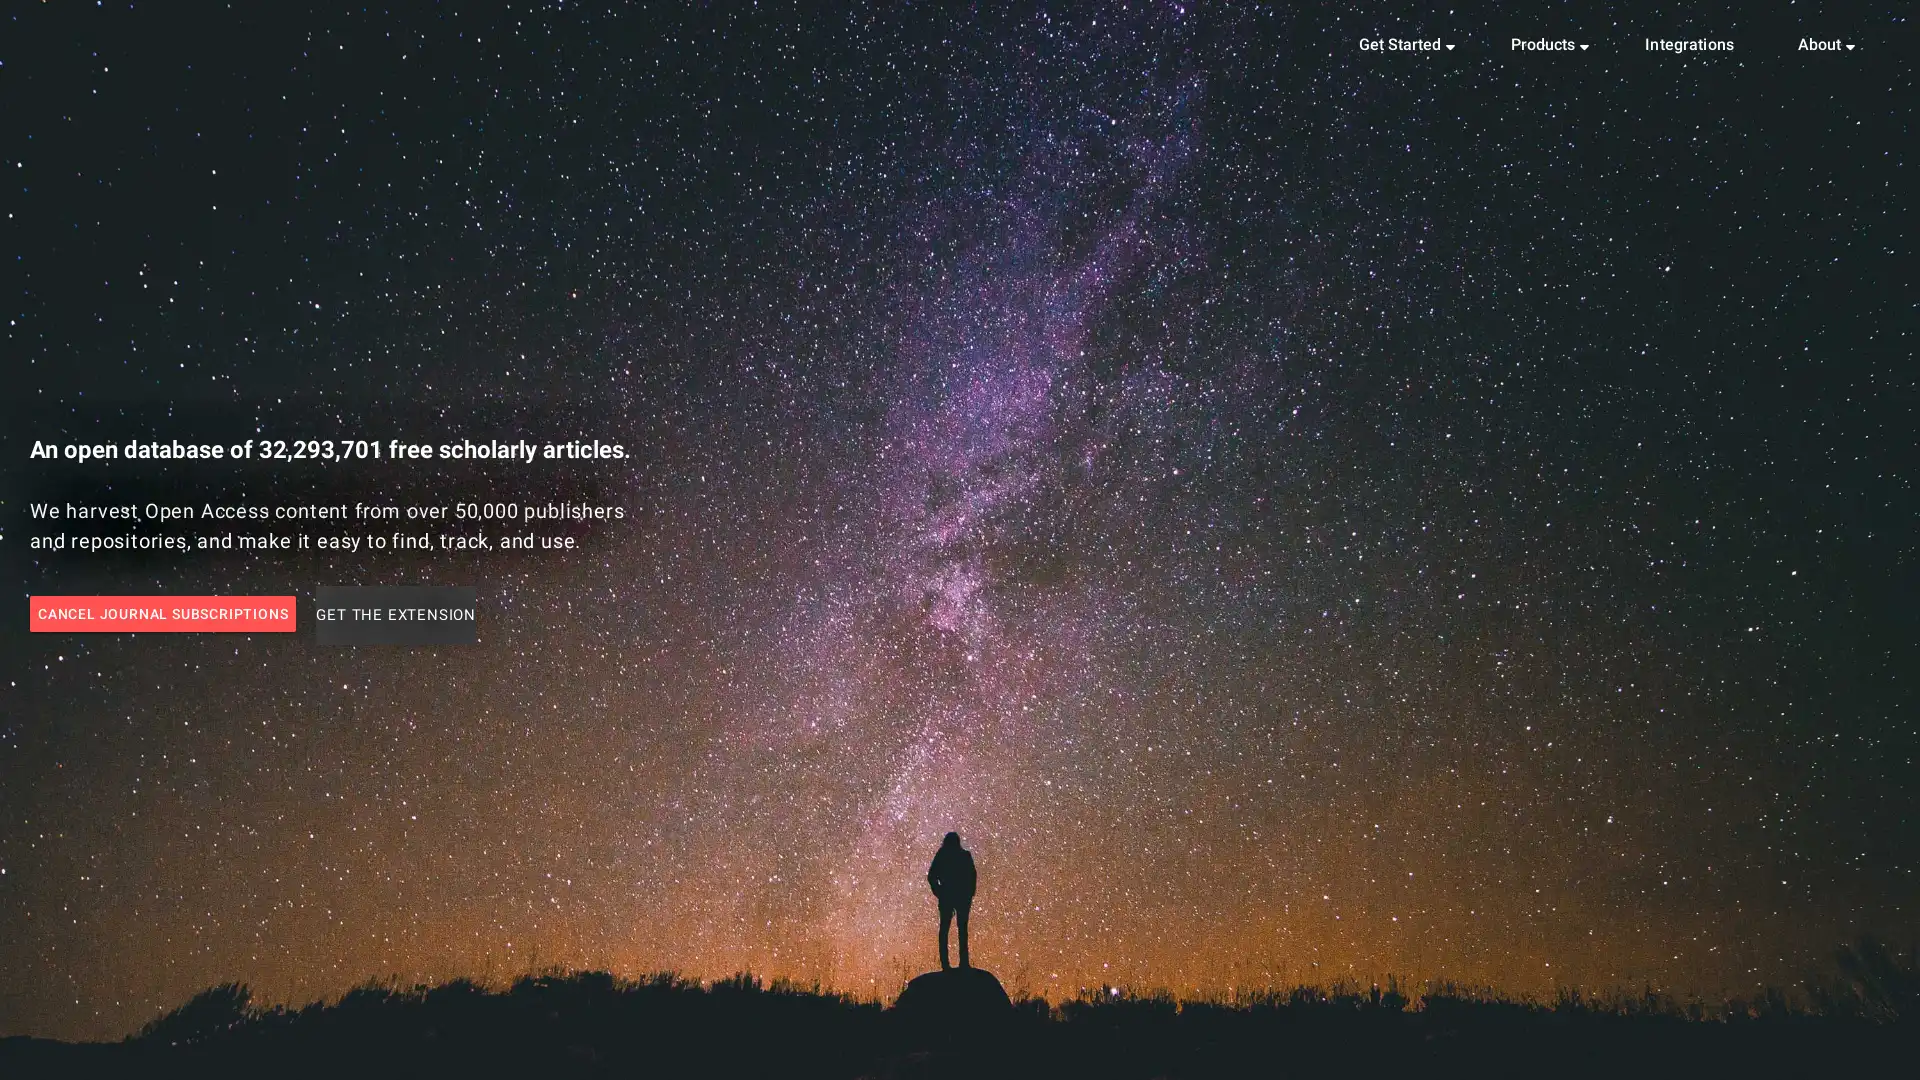 This screenshot has height=1080, width=1920. What do you see at coordinates (1825, 43) in the screenshot?
I see `About` at bounding box center [1825, 43].